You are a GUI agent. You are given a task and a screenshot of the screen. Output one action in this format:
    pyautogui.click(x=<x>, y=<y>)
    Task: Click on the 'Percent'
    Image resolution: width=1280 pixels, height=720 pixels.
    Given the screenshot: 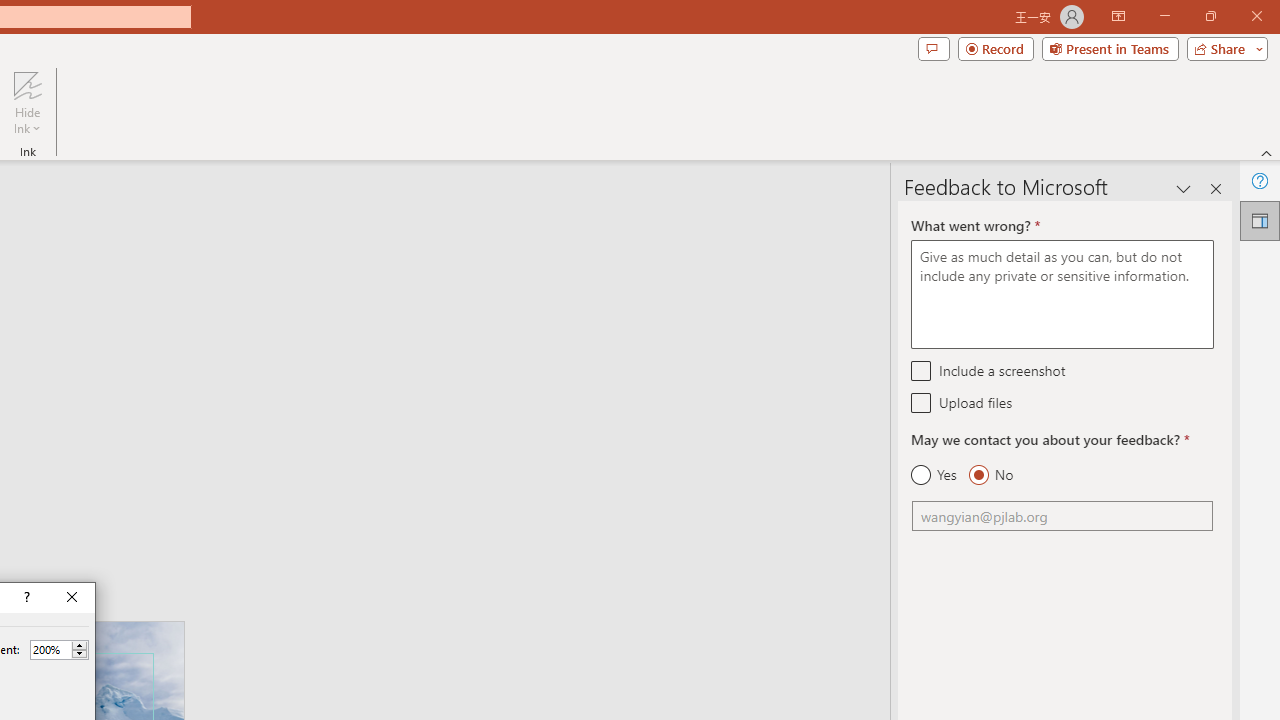 What is the action you would take?
    pyautogui.click(x=59, y=650)
    